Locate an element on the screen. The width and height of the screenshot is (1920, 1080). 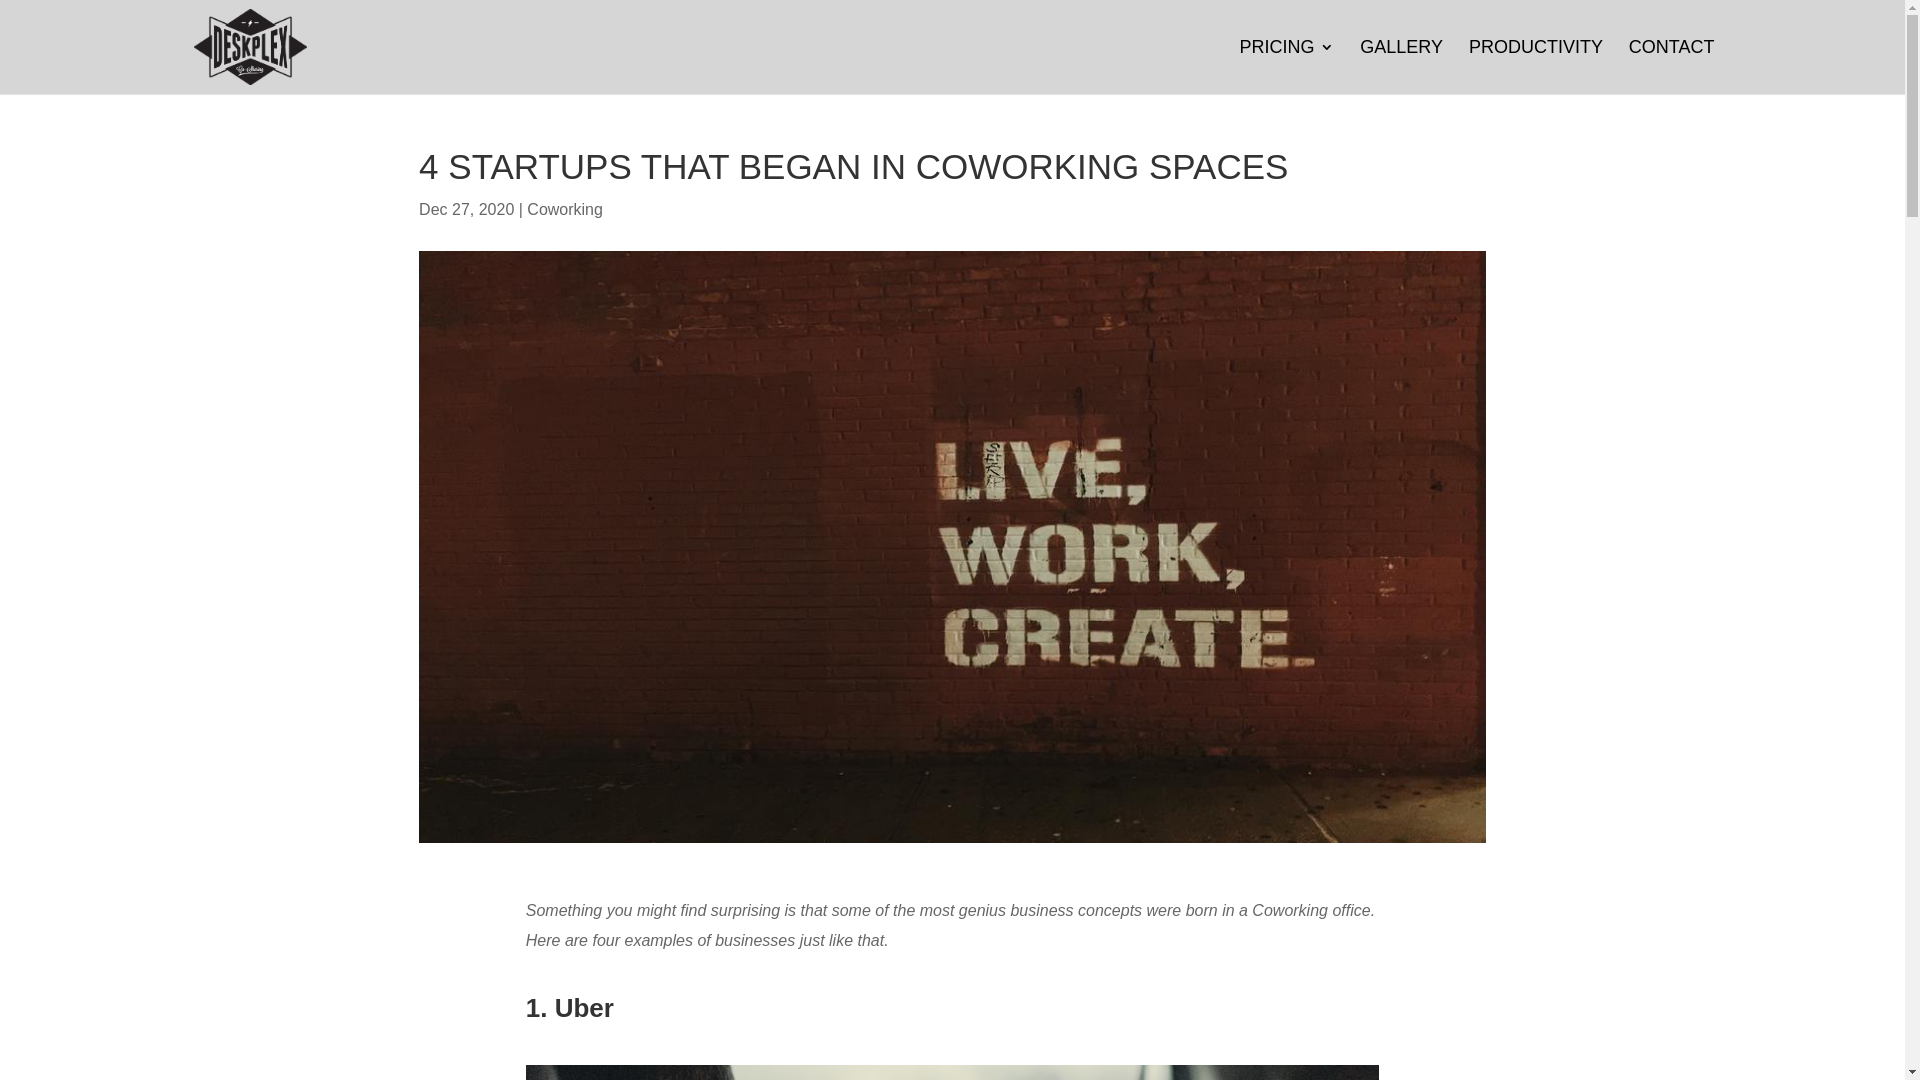
'CONTACT' is located at coordinates (1671, 65).